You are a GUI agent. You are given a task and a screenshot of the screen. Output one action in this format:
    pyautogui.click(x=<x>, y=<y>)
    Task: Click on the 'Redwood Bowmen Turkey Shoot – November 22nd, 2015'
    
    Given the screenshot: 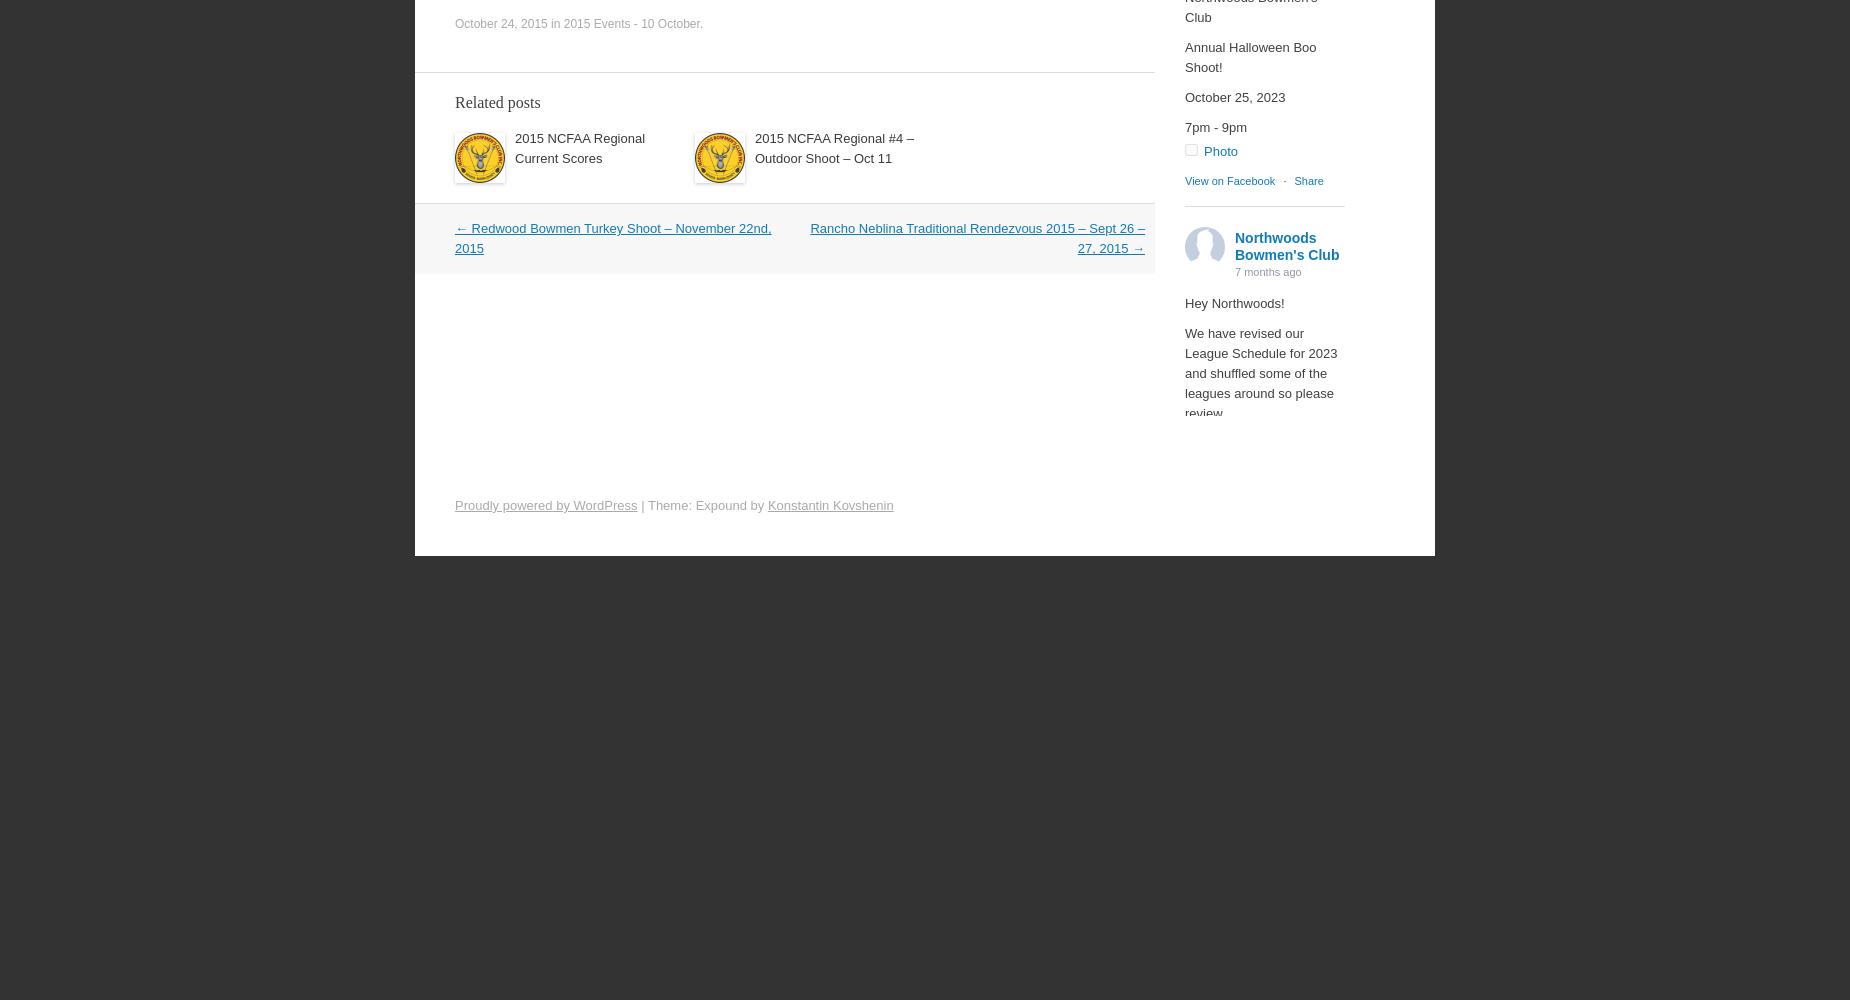 What is the action you would take?
    pyautogui.click(x=613, y=237)
    